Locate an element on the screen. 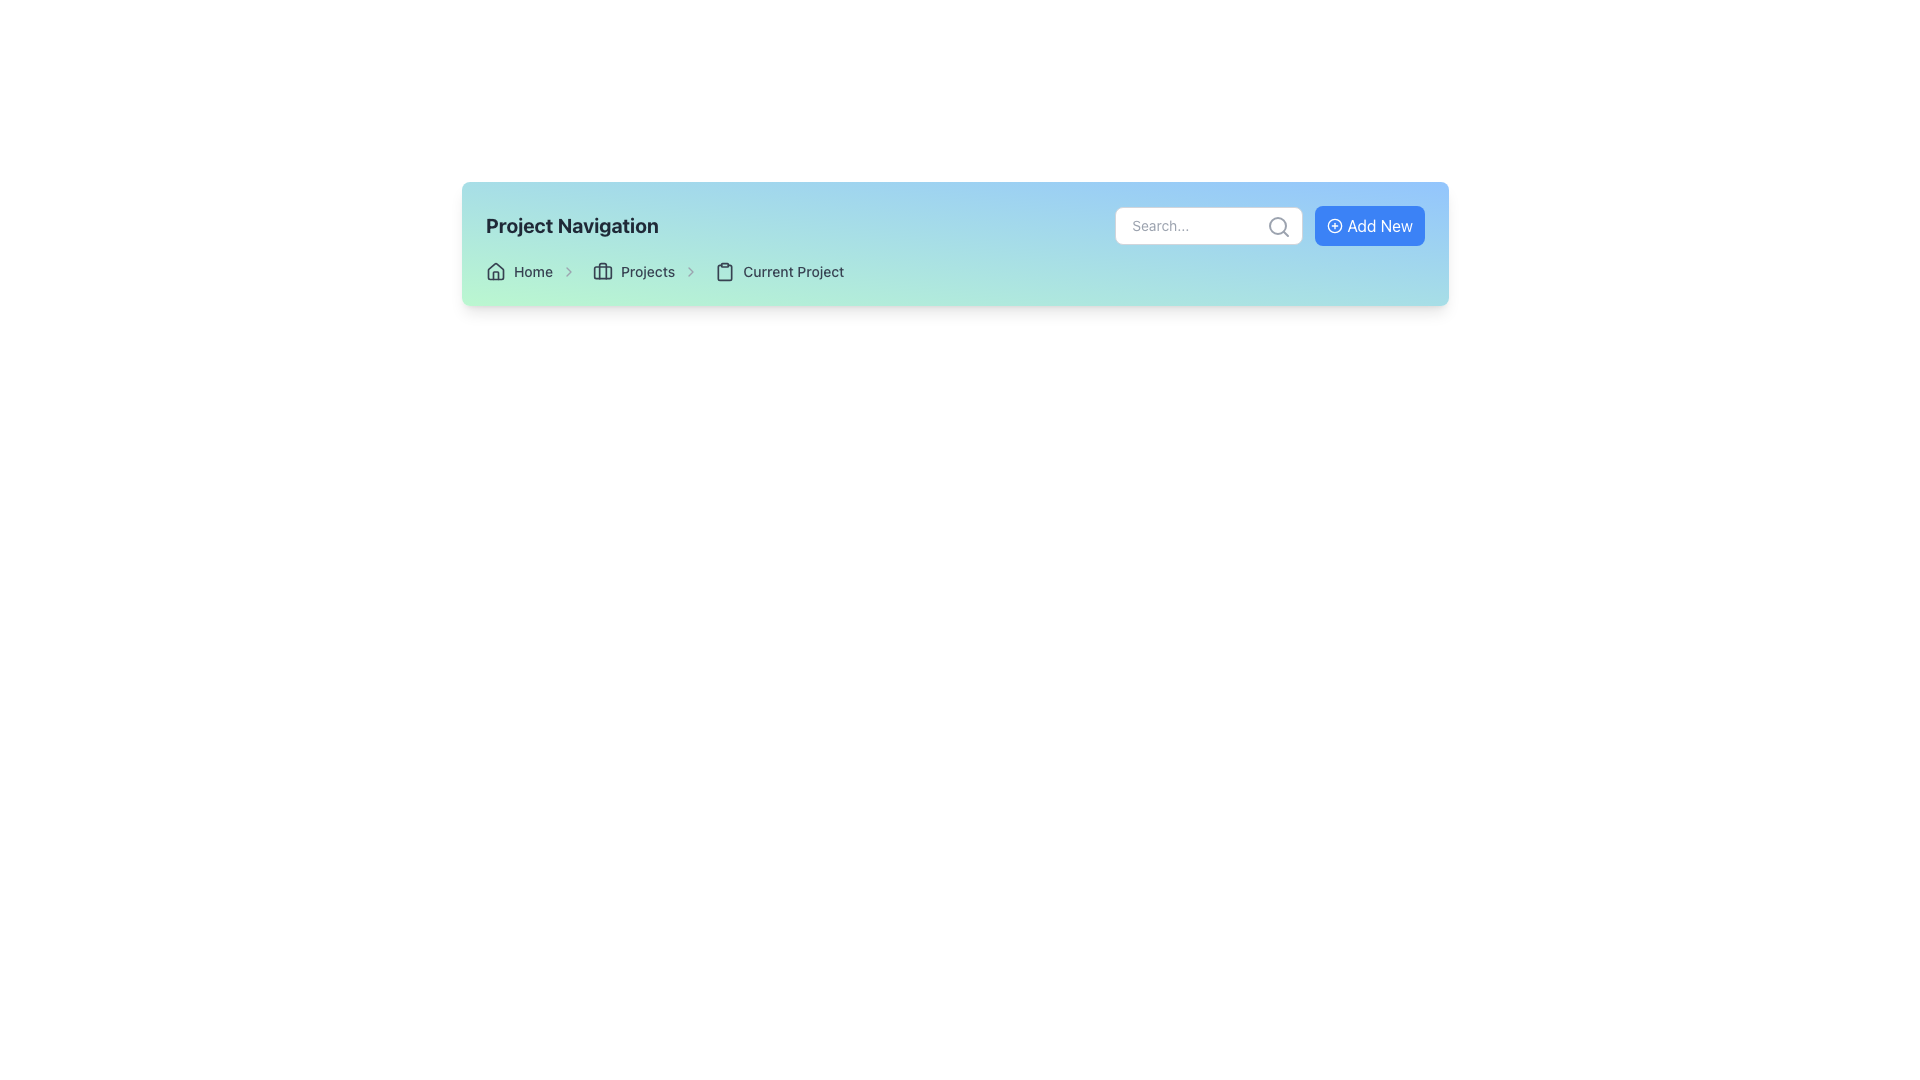 The width and height of the screenshot is (1920, 1080). the clipboard icon located in the navigation breadcrumb bar is located at coordinates (724, 272).